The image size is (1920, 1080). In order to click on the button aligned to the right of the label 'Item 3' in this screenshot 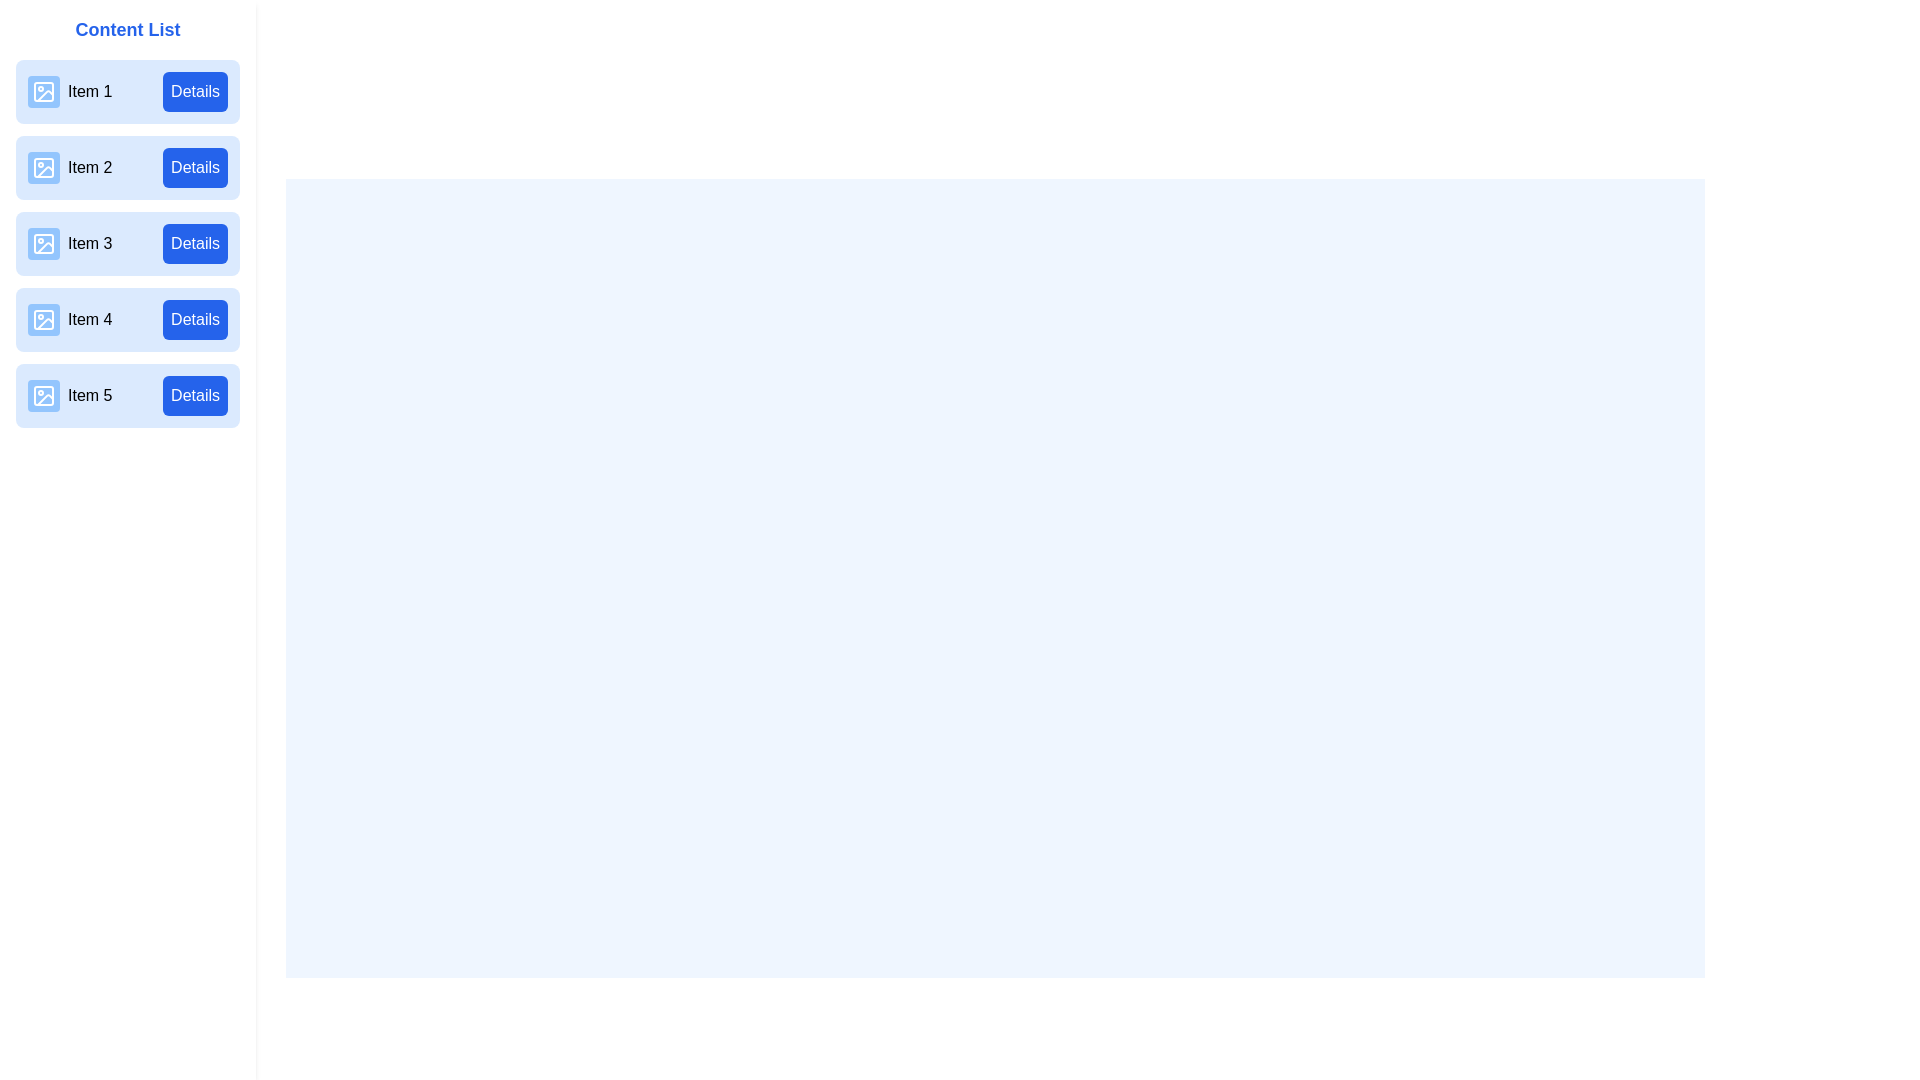, I will do `click(195, 242)`.